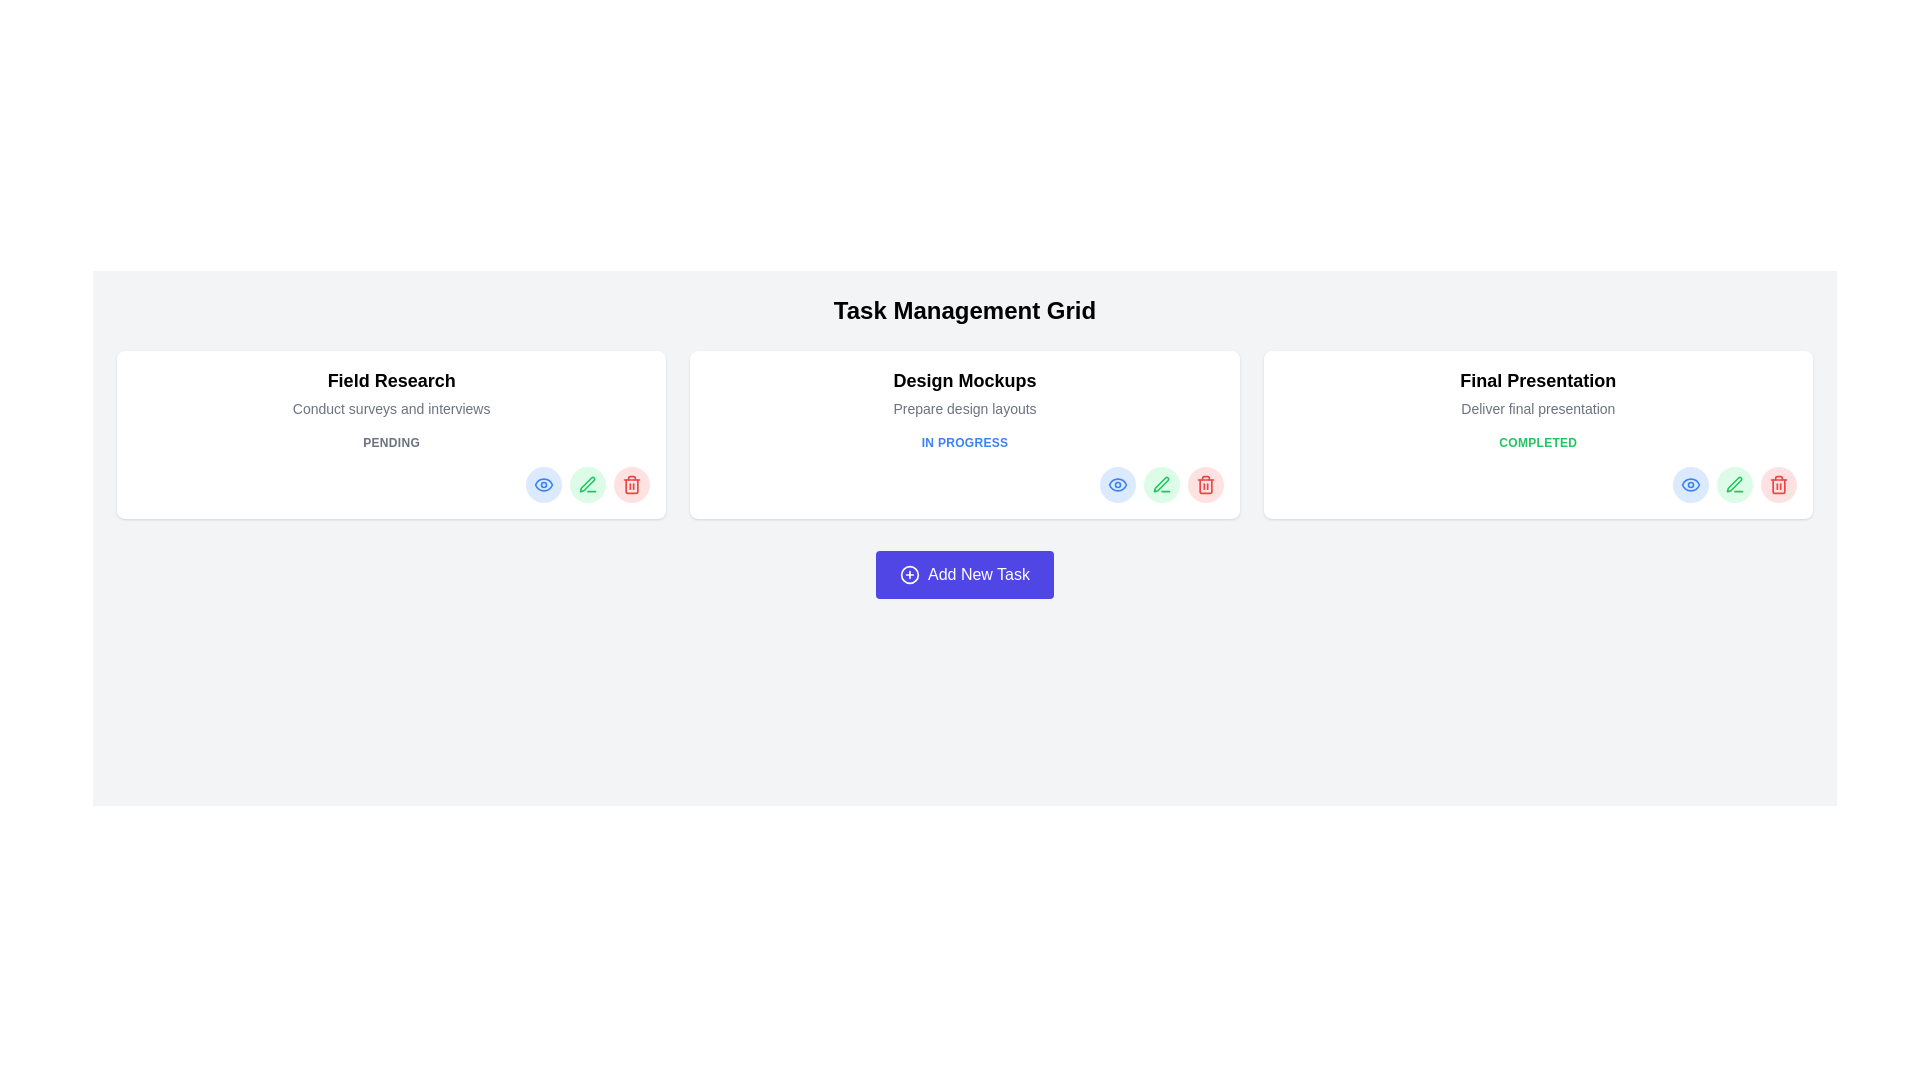 This screenshot has height=1080, width=1920. I want to click on the pencil icon representing the edit action within the 'Design Mockups' task card for accessibility actions, so click(1161, 484).